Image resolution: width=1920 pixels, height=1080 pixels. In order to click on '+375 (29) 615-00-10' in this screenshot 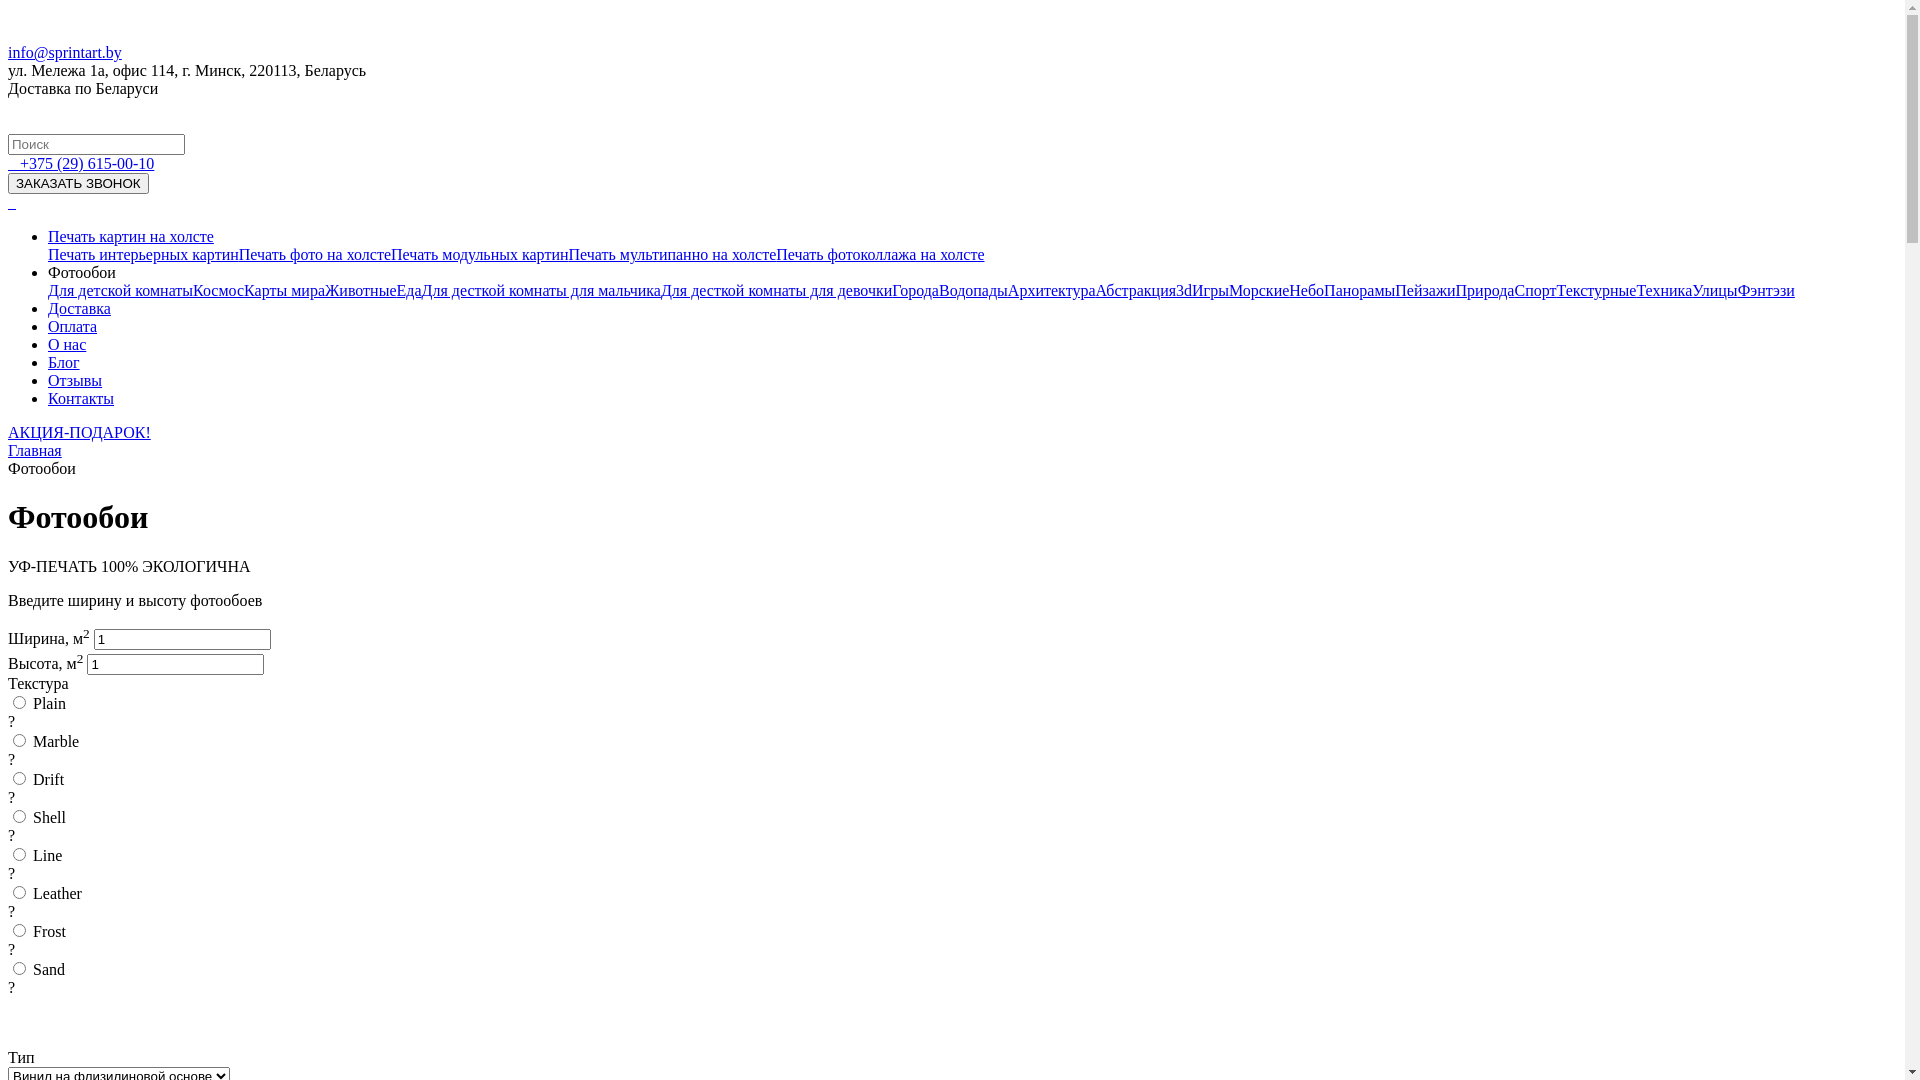, I will do `click(19, 162)`.